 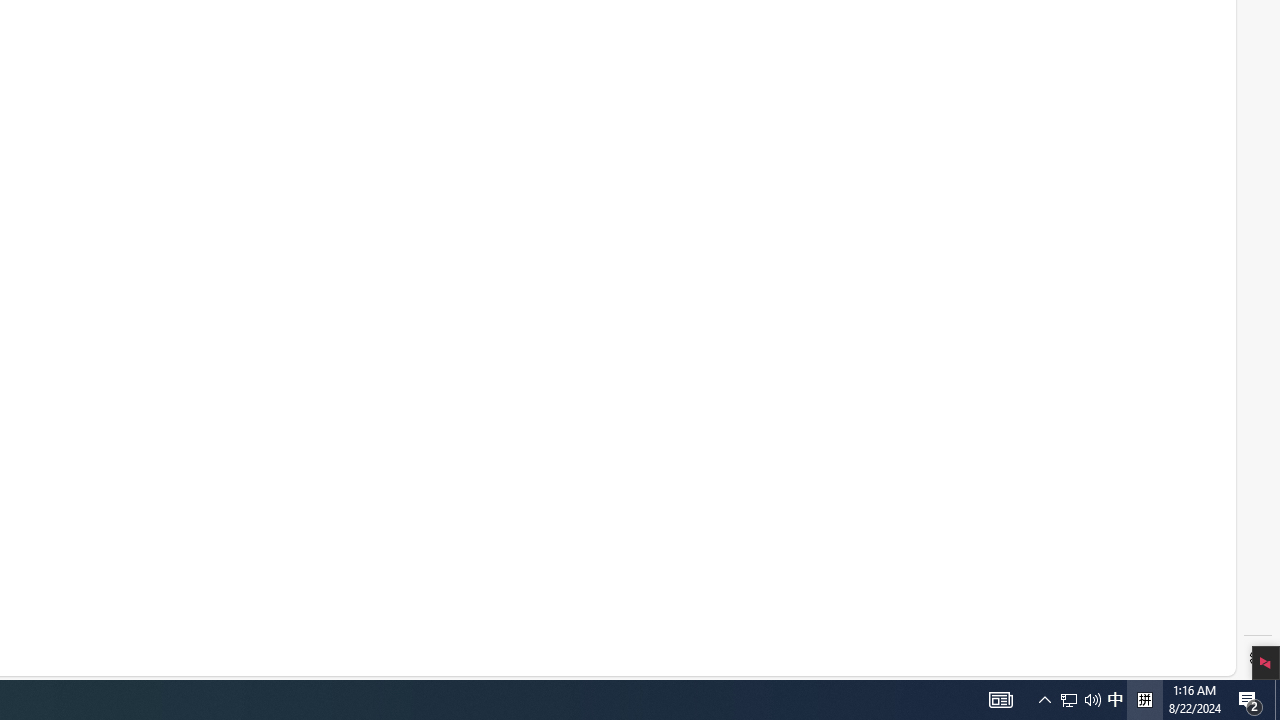 I want to click on 'Settings', so click(x=1257, y=658).